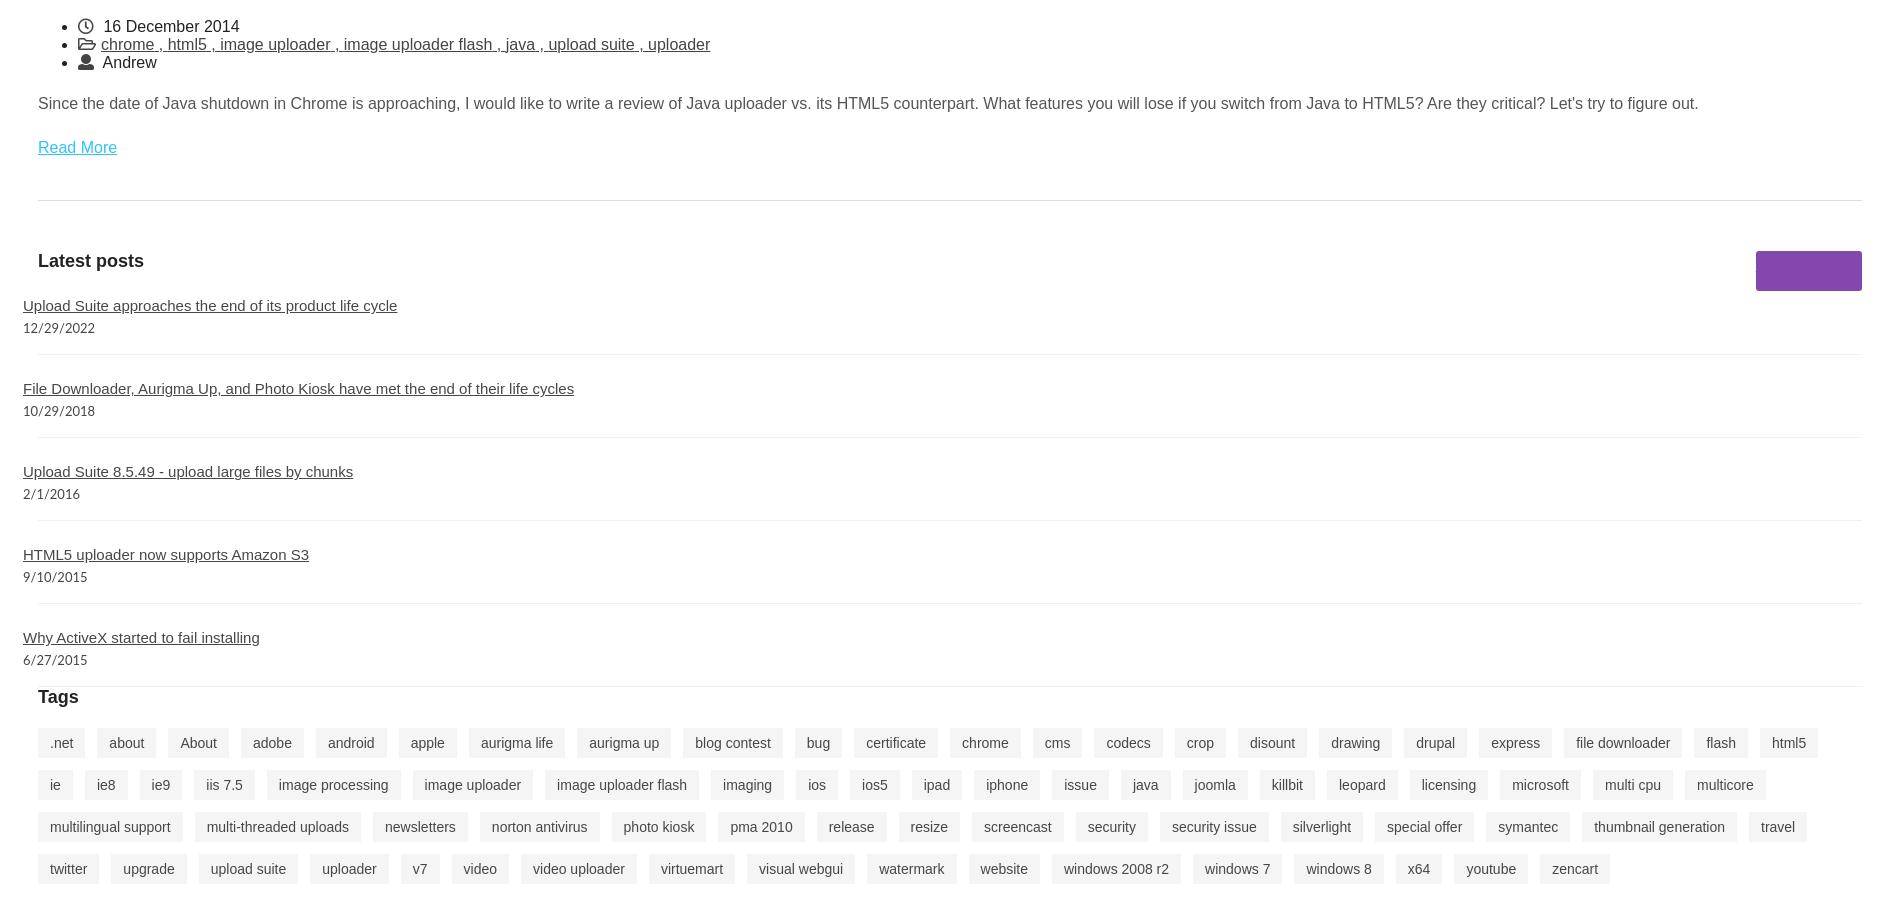 The width and height of the screenshot is (1900, 906). I want to click on 'iphone', so click(985, 784).